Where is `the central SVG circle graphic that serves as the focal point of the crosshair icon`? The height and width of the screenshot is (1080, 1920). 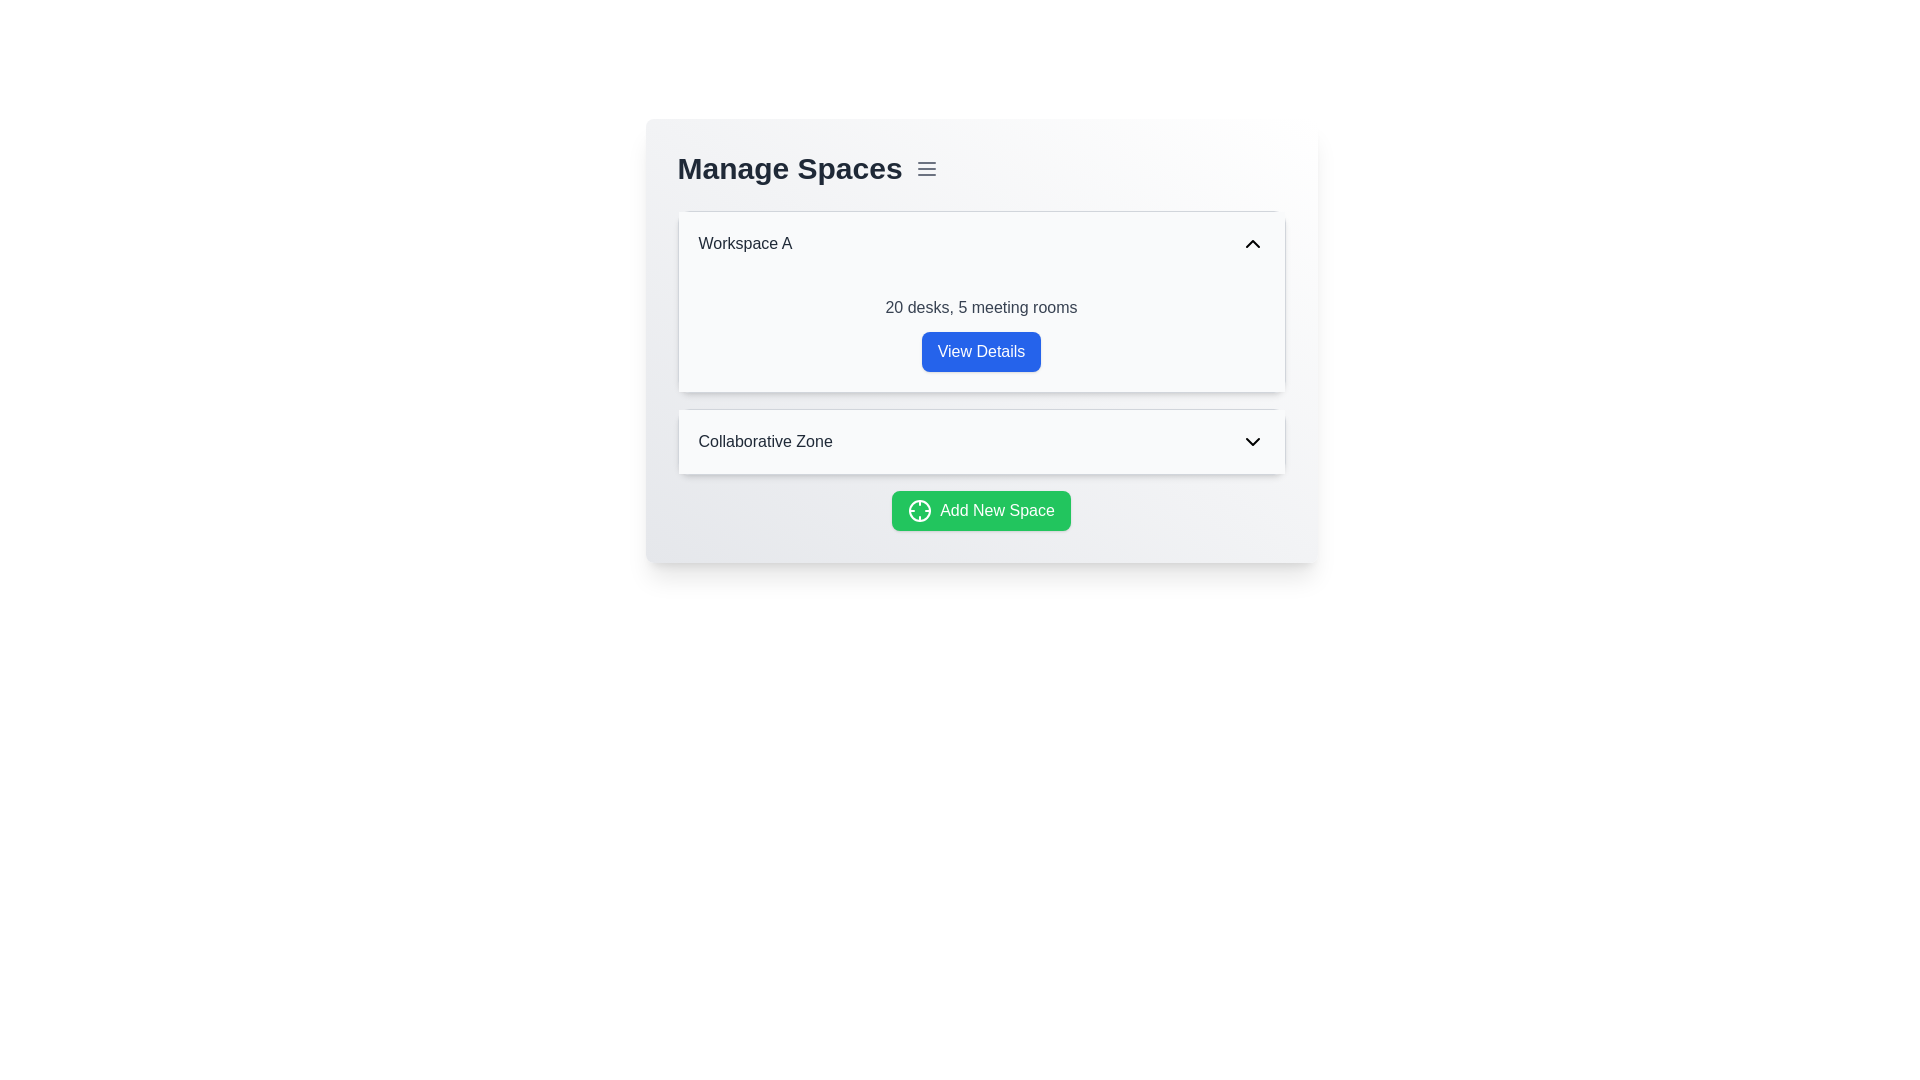
the central SVG circle graphic that serves as the focal point of the crosshair icon is located at coordinates (919, 509).